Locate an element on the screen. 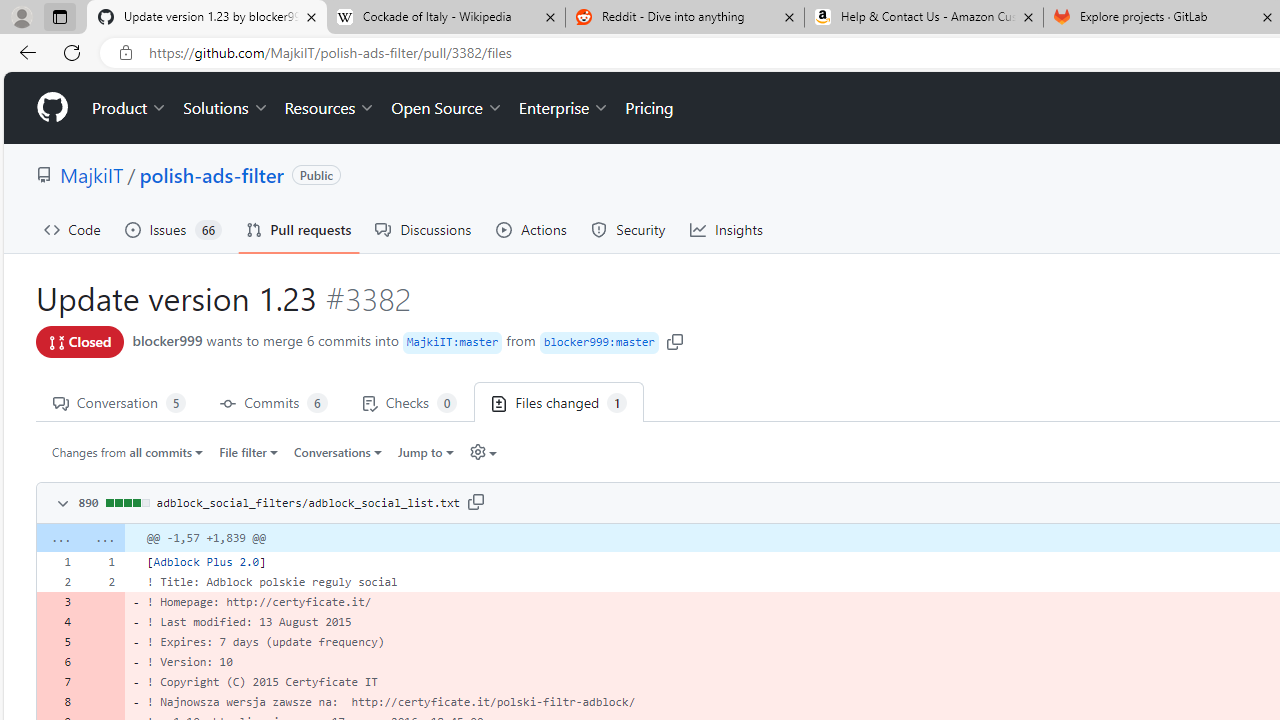  'Insights' is located at coordinates (726, 229).